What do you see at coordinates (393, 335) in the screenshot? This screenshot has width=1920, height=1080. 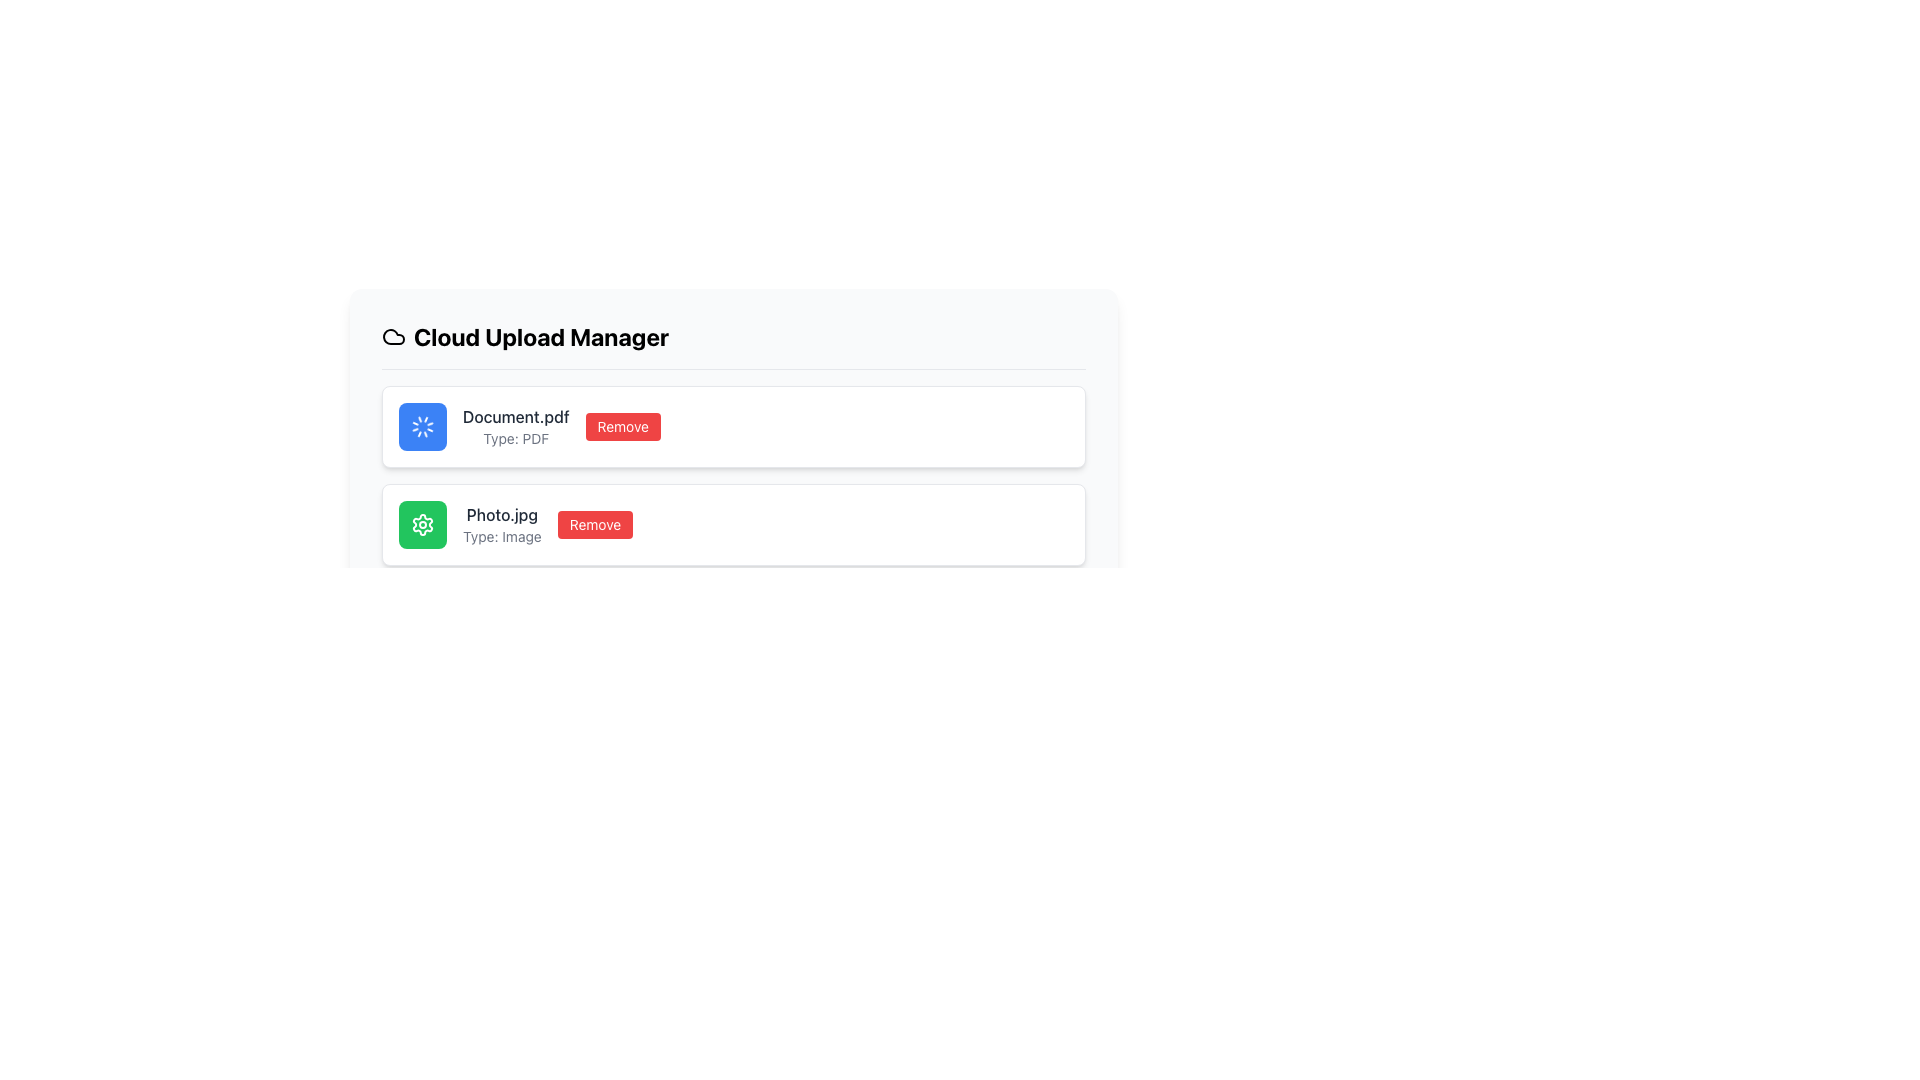 I see `the cloud icon representing cloud storage functionality located in the top section of the 'Cloud Upload Manager' widget, positioned to the left of the text 'Cloud Upload Manager'` at bounding box center [393, 335].